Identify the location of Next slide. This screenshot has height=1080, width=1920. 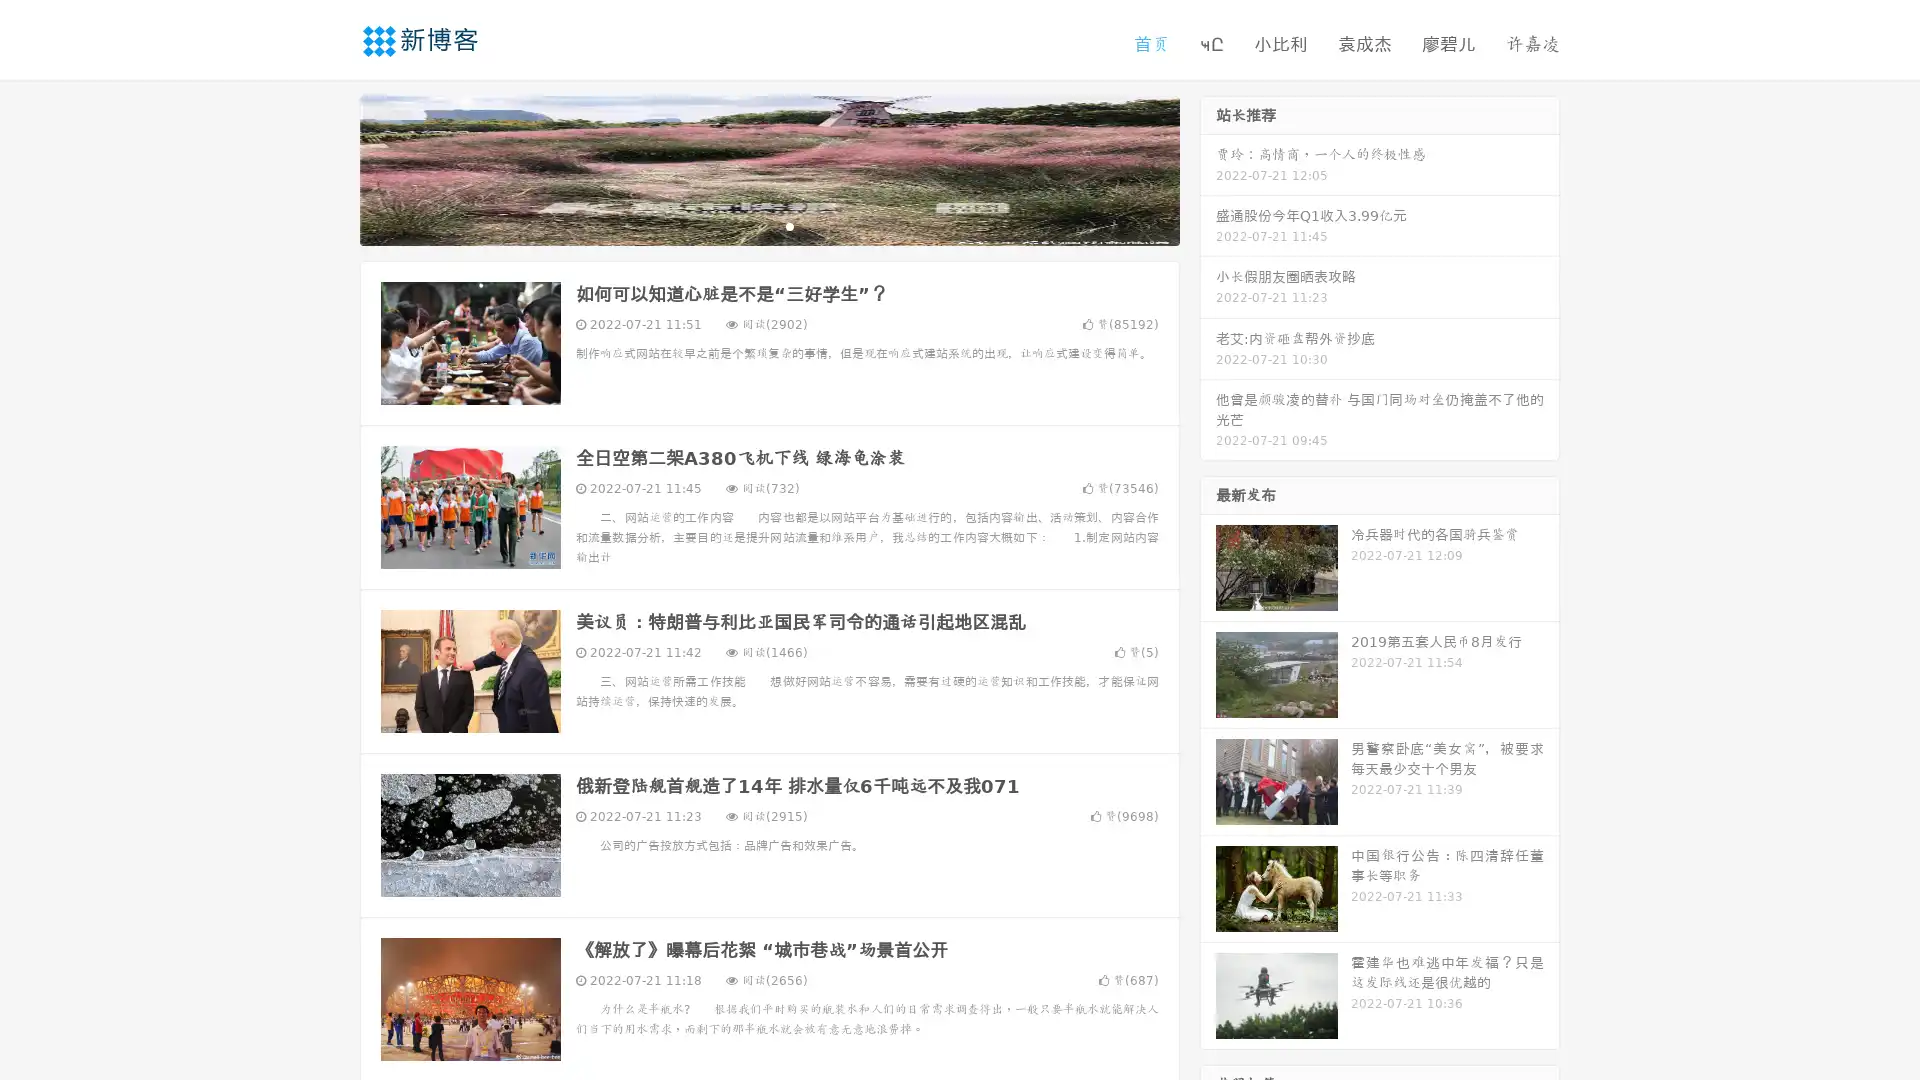
(1208, 168).